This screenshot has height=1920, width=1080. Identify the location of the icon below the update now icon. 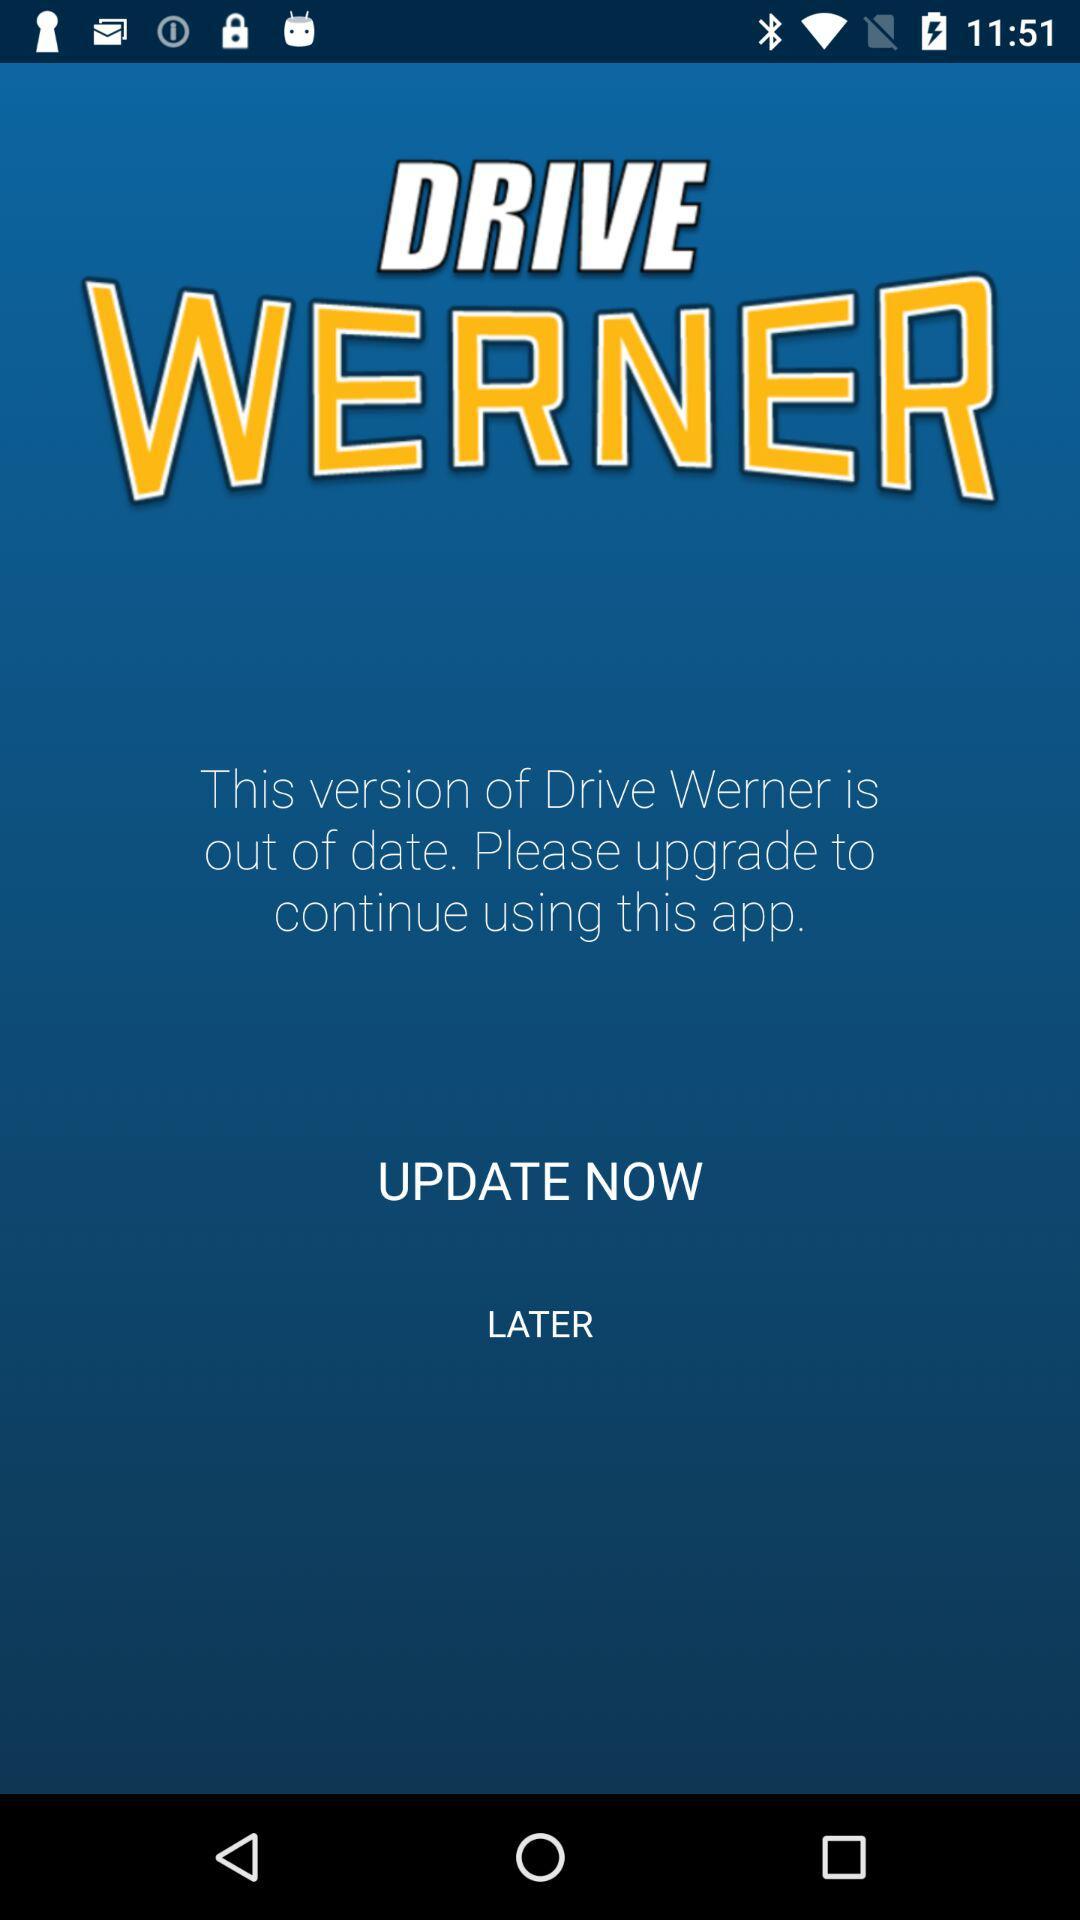
(540, 1323).